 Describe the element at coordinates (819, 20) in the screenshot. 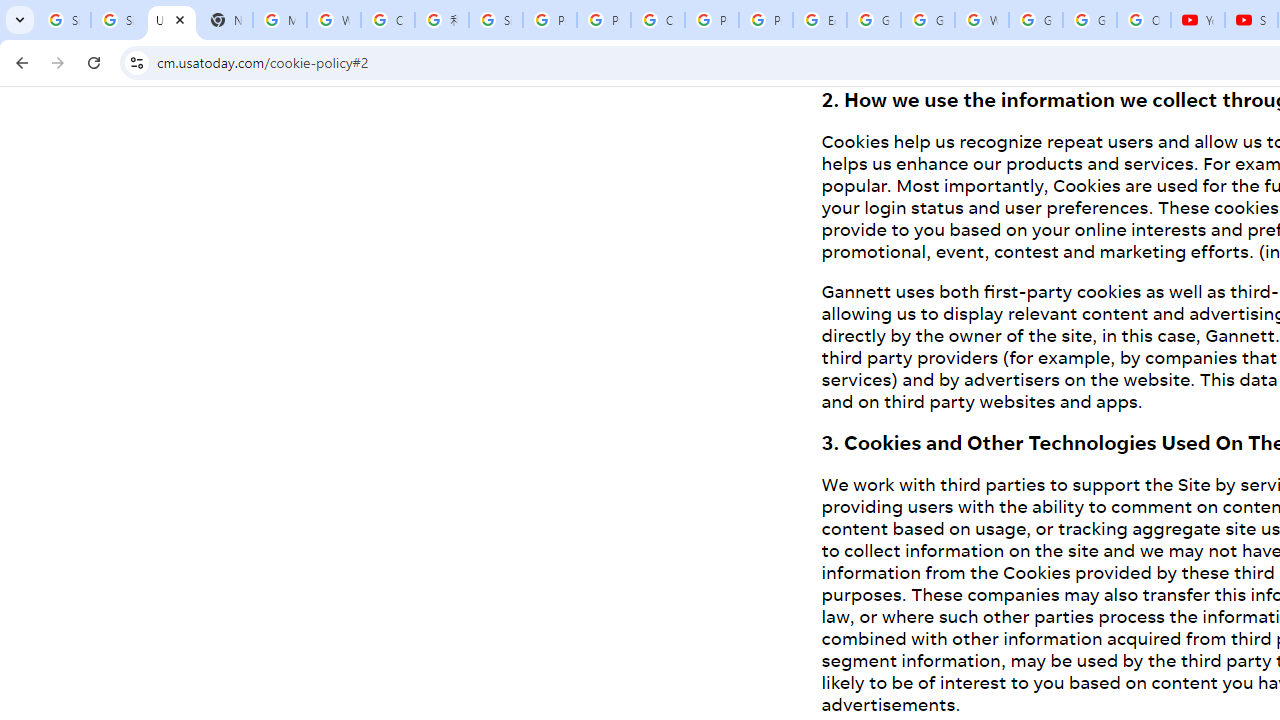

I see `'Edit and view right-to-left text - Google Docs Editors Help'` at that location.